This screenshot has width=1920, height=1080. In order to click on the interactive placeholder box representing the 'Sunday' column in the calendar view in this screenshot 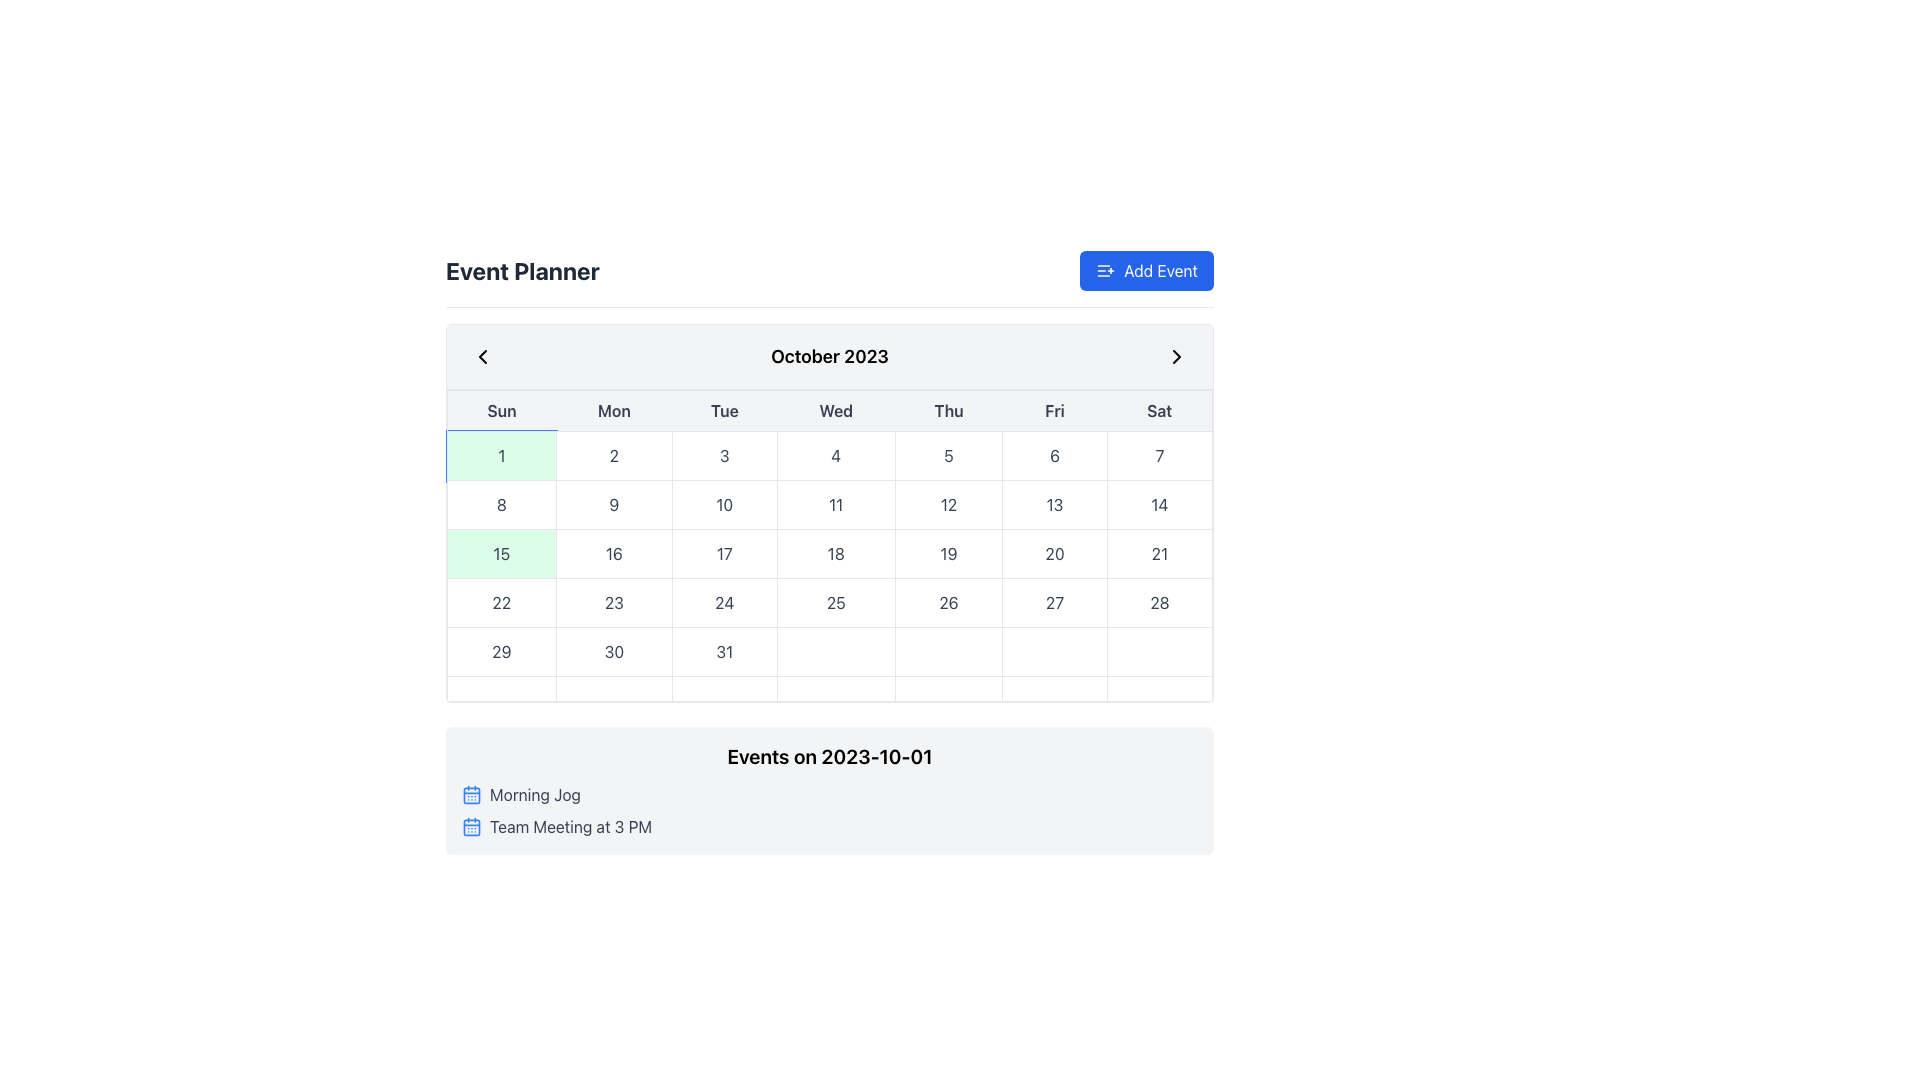, I will do `click(501, 688)`.